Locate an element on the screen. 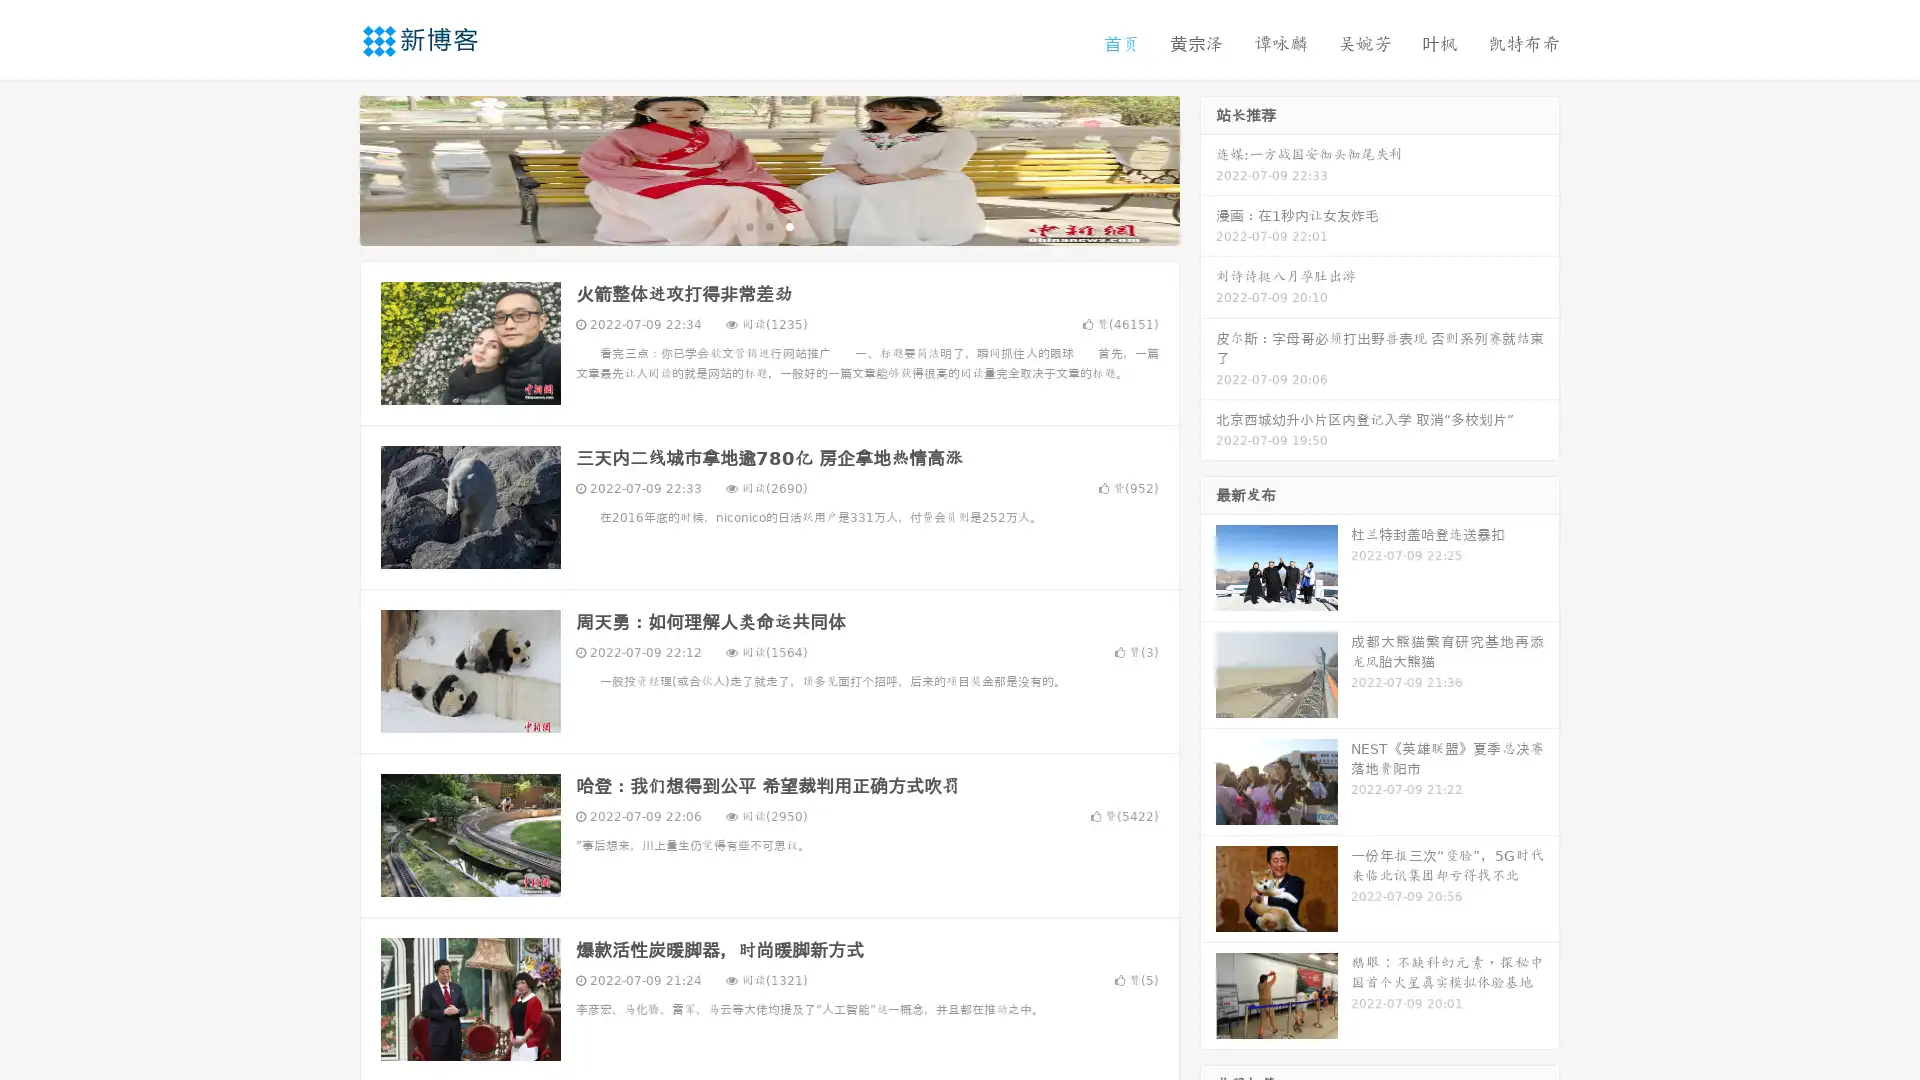 The width and height of the screenshot is (1920, 1080). Previous slide is located at coordinates (330, 168).